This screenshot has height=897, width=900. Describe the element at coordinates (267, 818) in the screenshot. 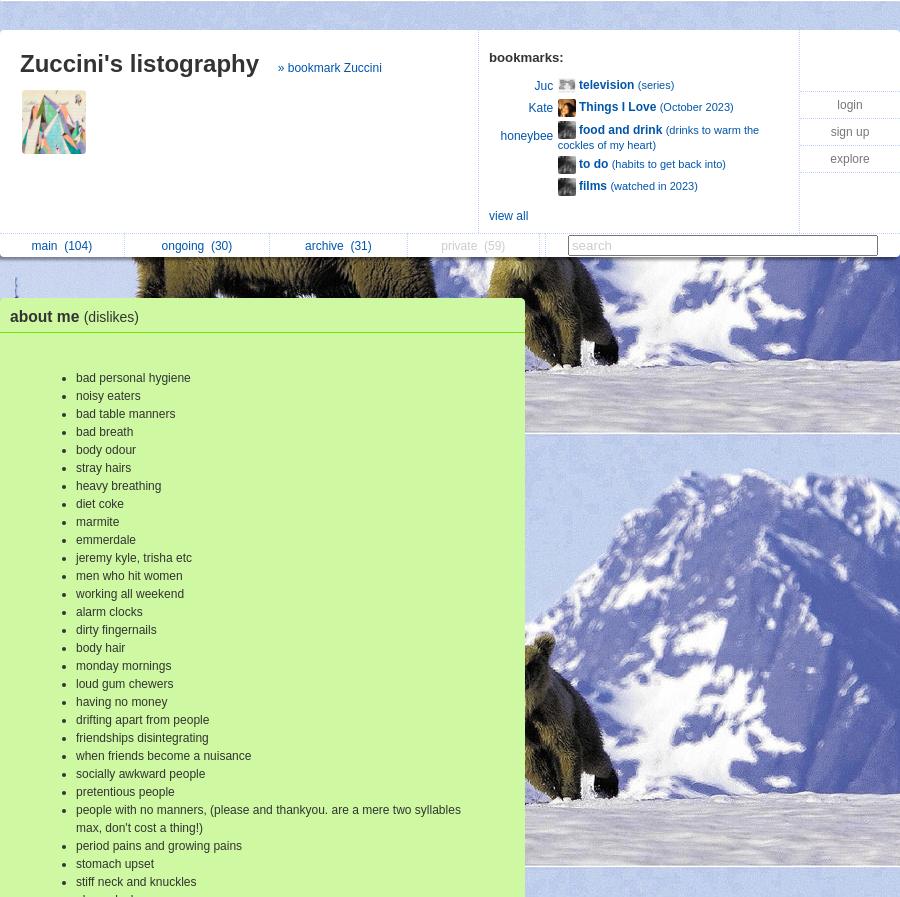

I see `'people with no manners, (please and thankyou. are a mere two syllables max, don't cost a thing!)'` at that location.